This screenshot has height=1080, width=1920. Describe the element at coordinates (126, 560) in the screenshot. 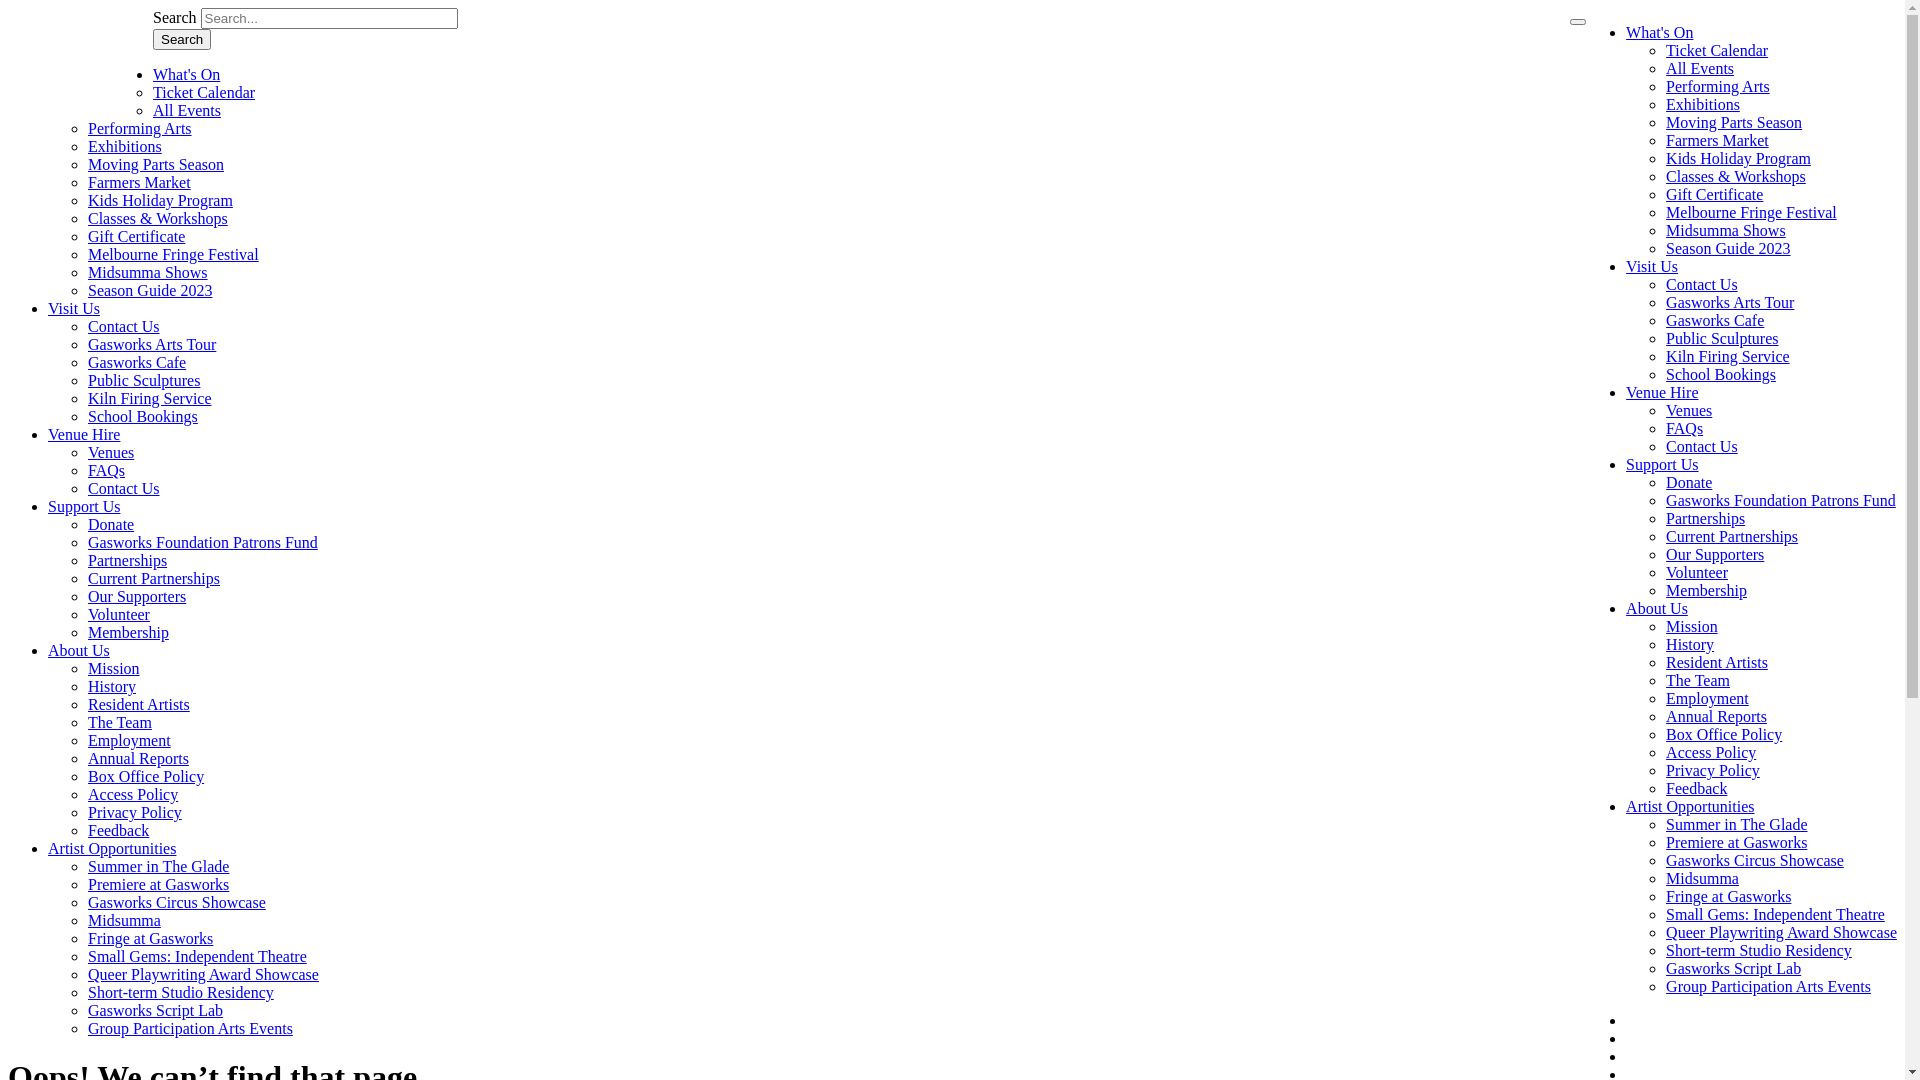

I see `'Partnerships'` at that location.